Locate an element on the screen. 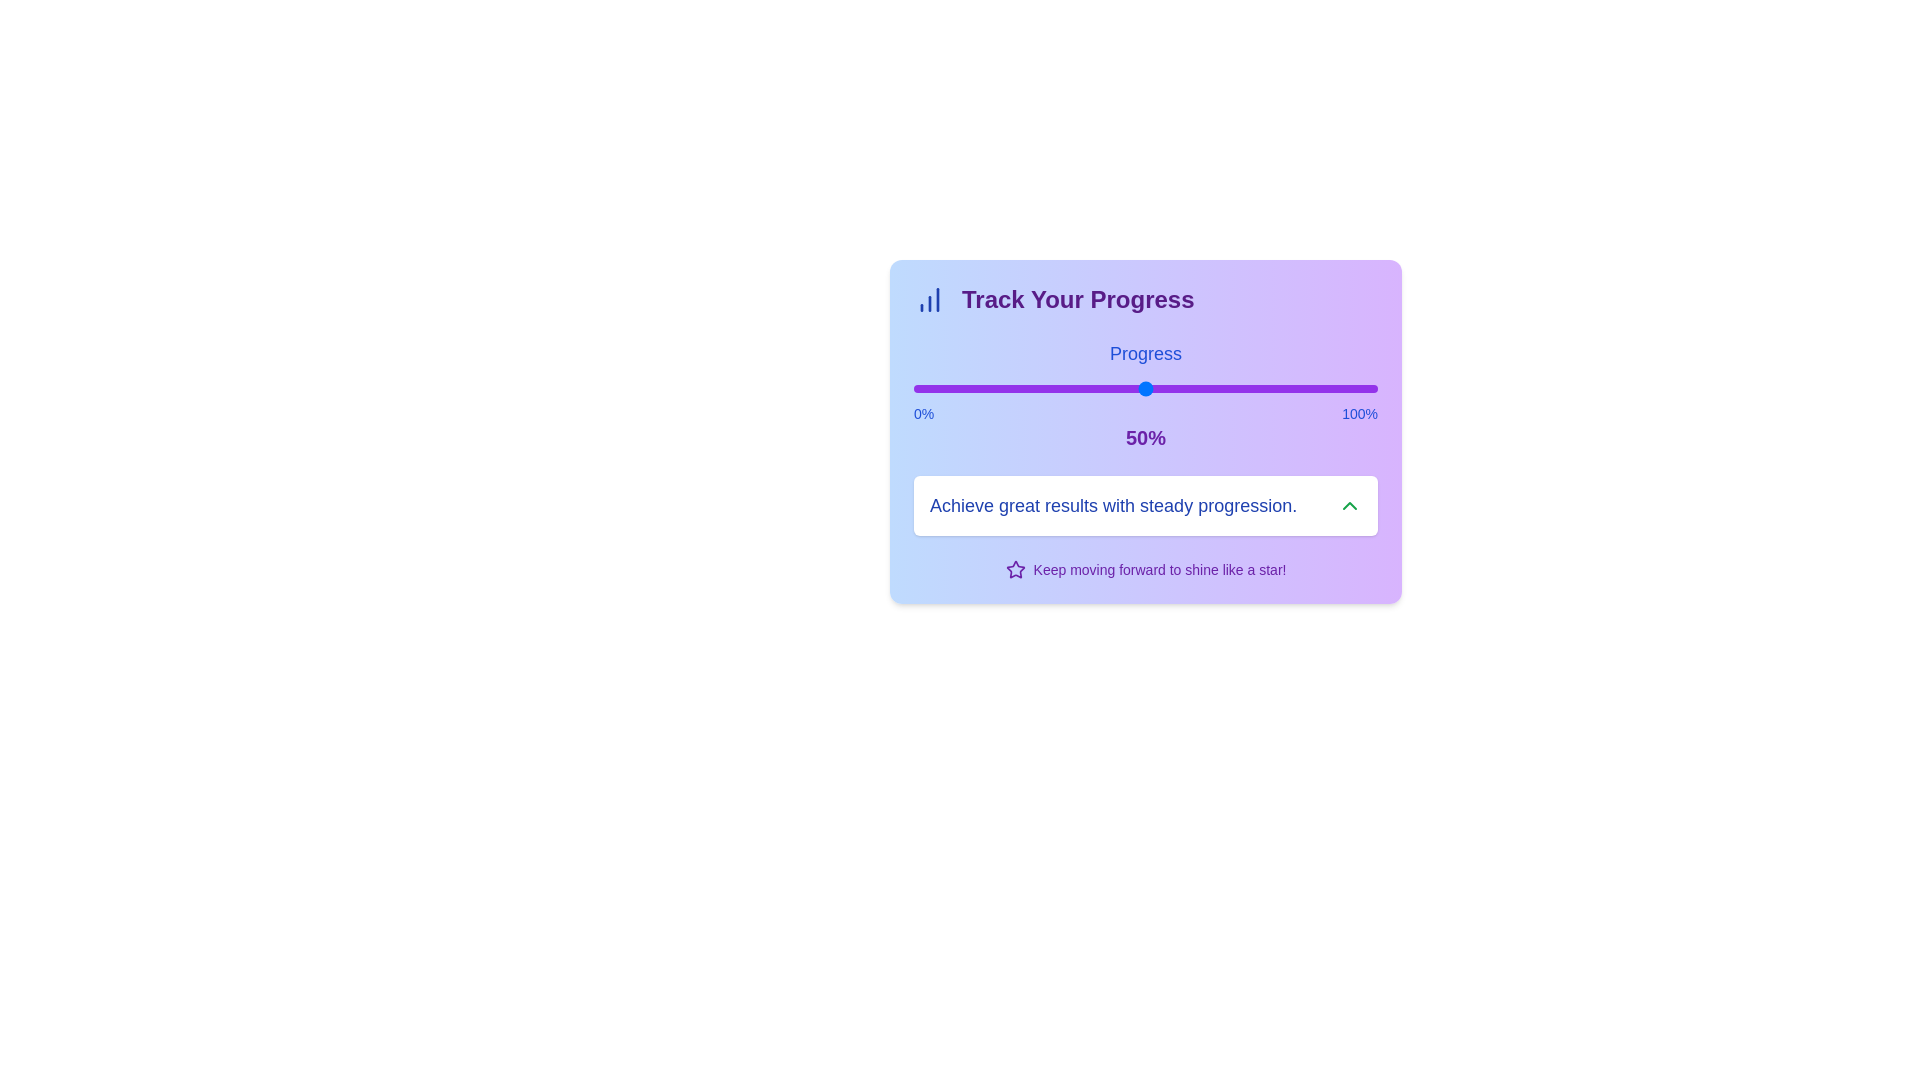 The image size is (1920, 1080). the progress value is located at coordinates (1089, 389).